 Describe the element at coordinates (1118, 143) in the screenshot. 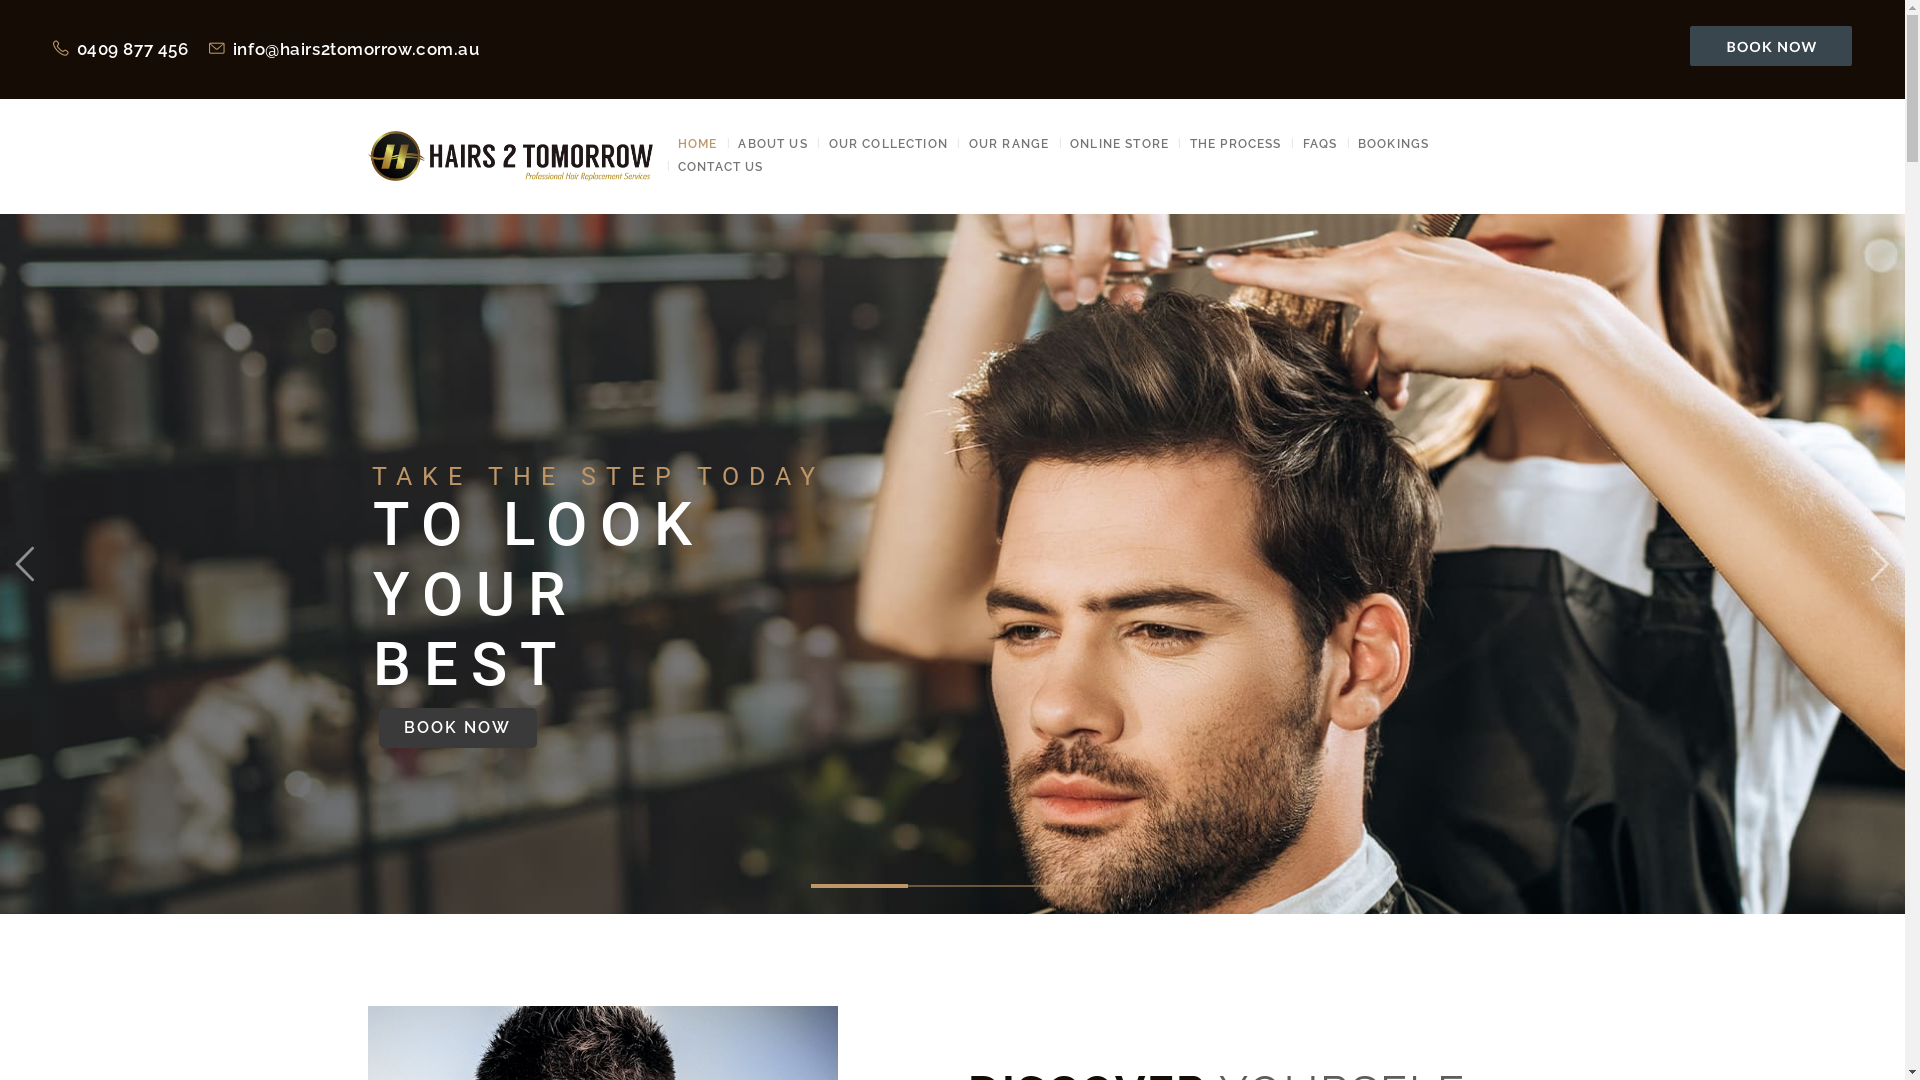

I see `'ONLINE STORE'` at that location.